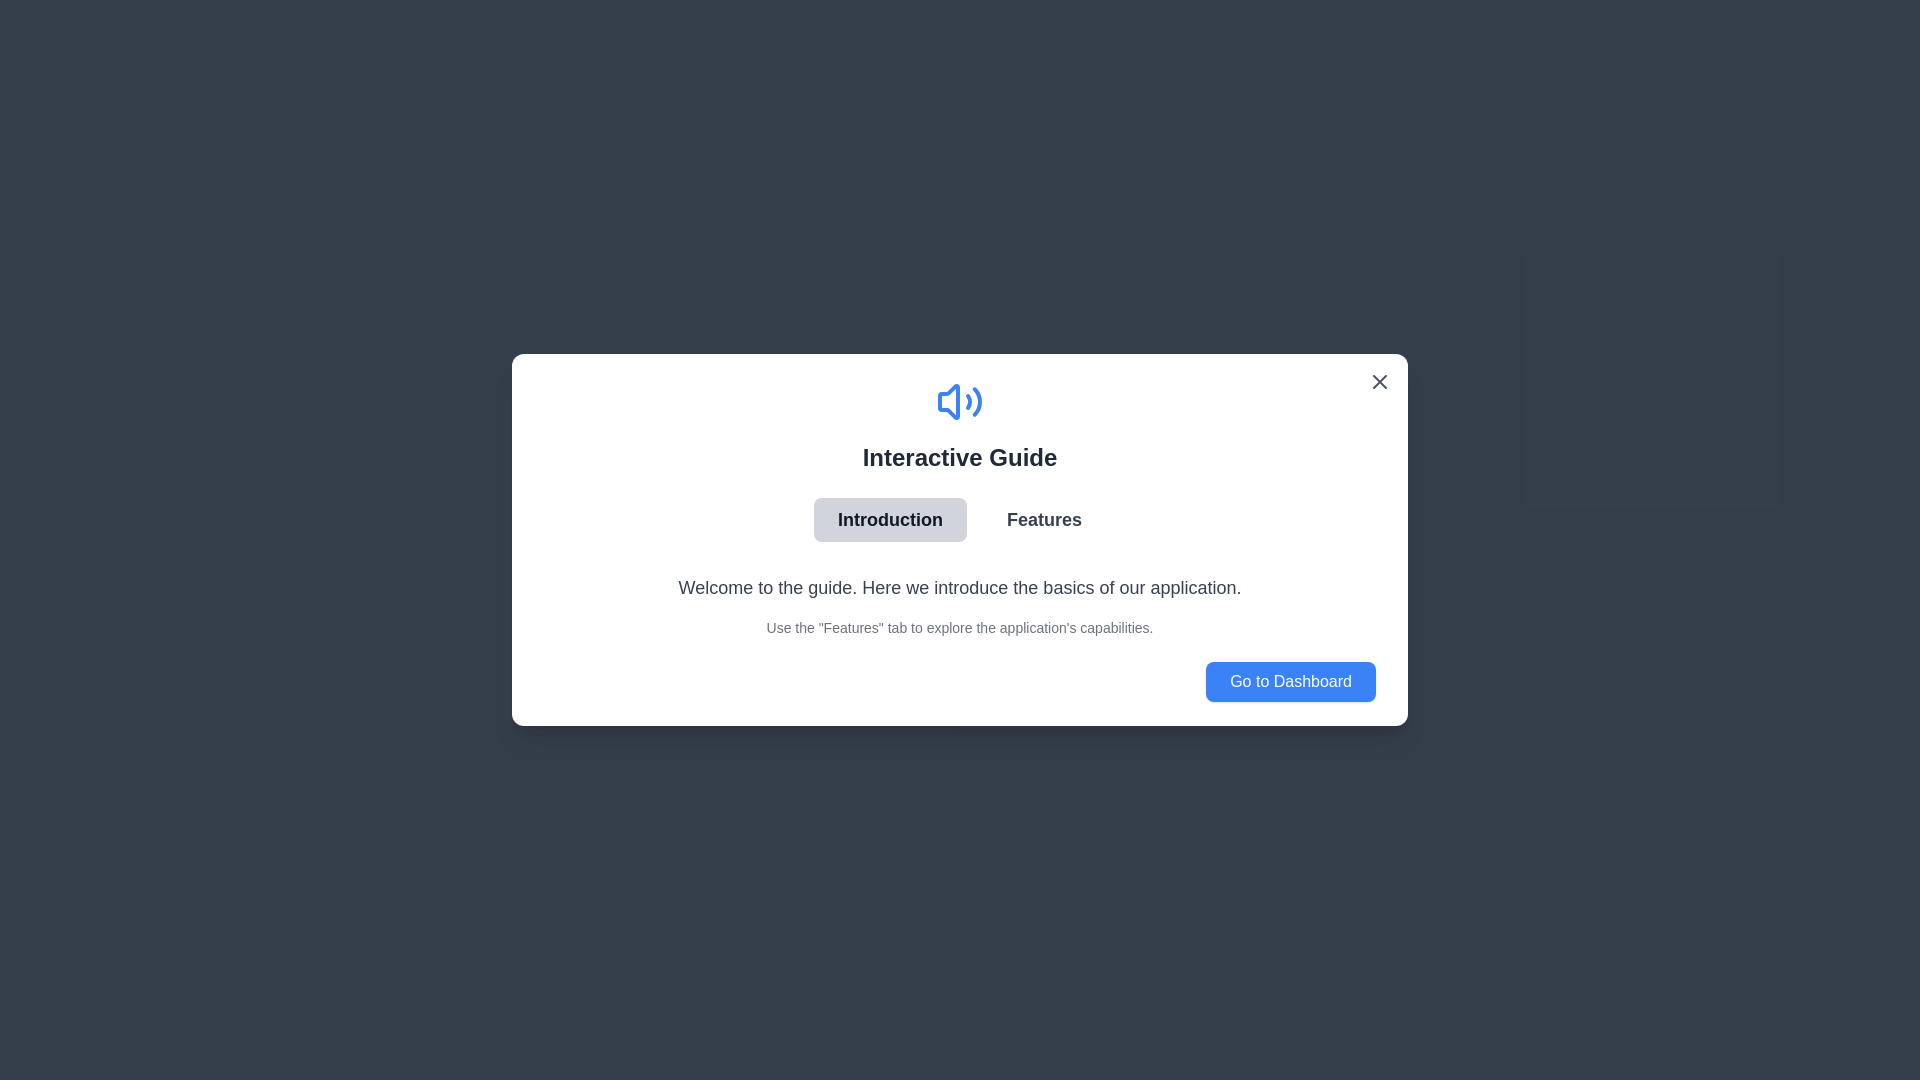  I want to click on the 'Introduction' and 'Features' buttons in the navigational tabs, so click(960, 519).